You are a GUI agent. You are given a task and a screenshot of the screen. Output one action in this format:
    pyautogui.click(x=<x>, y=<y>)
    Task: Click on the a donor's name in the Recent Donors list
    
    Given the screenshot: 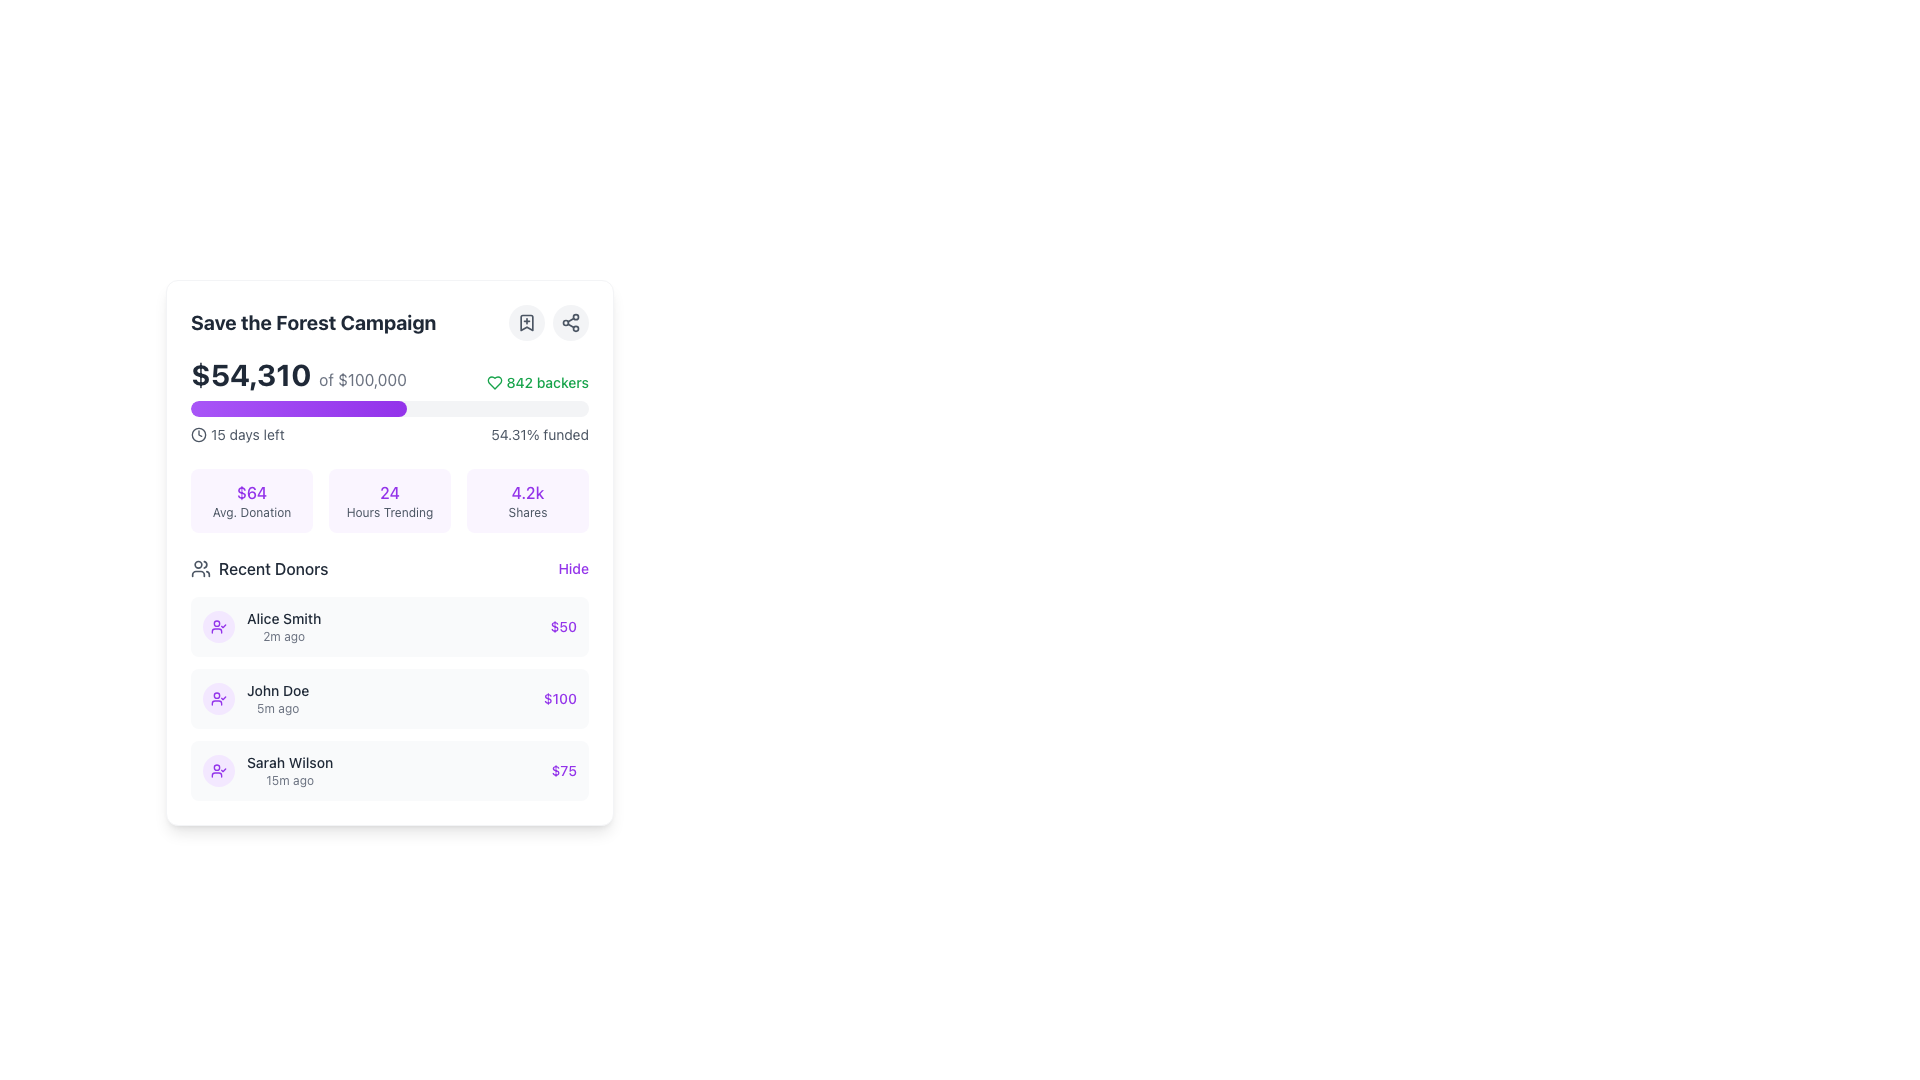 What is the action you would take?
    pyautogui.click(x=389, y=697)
    